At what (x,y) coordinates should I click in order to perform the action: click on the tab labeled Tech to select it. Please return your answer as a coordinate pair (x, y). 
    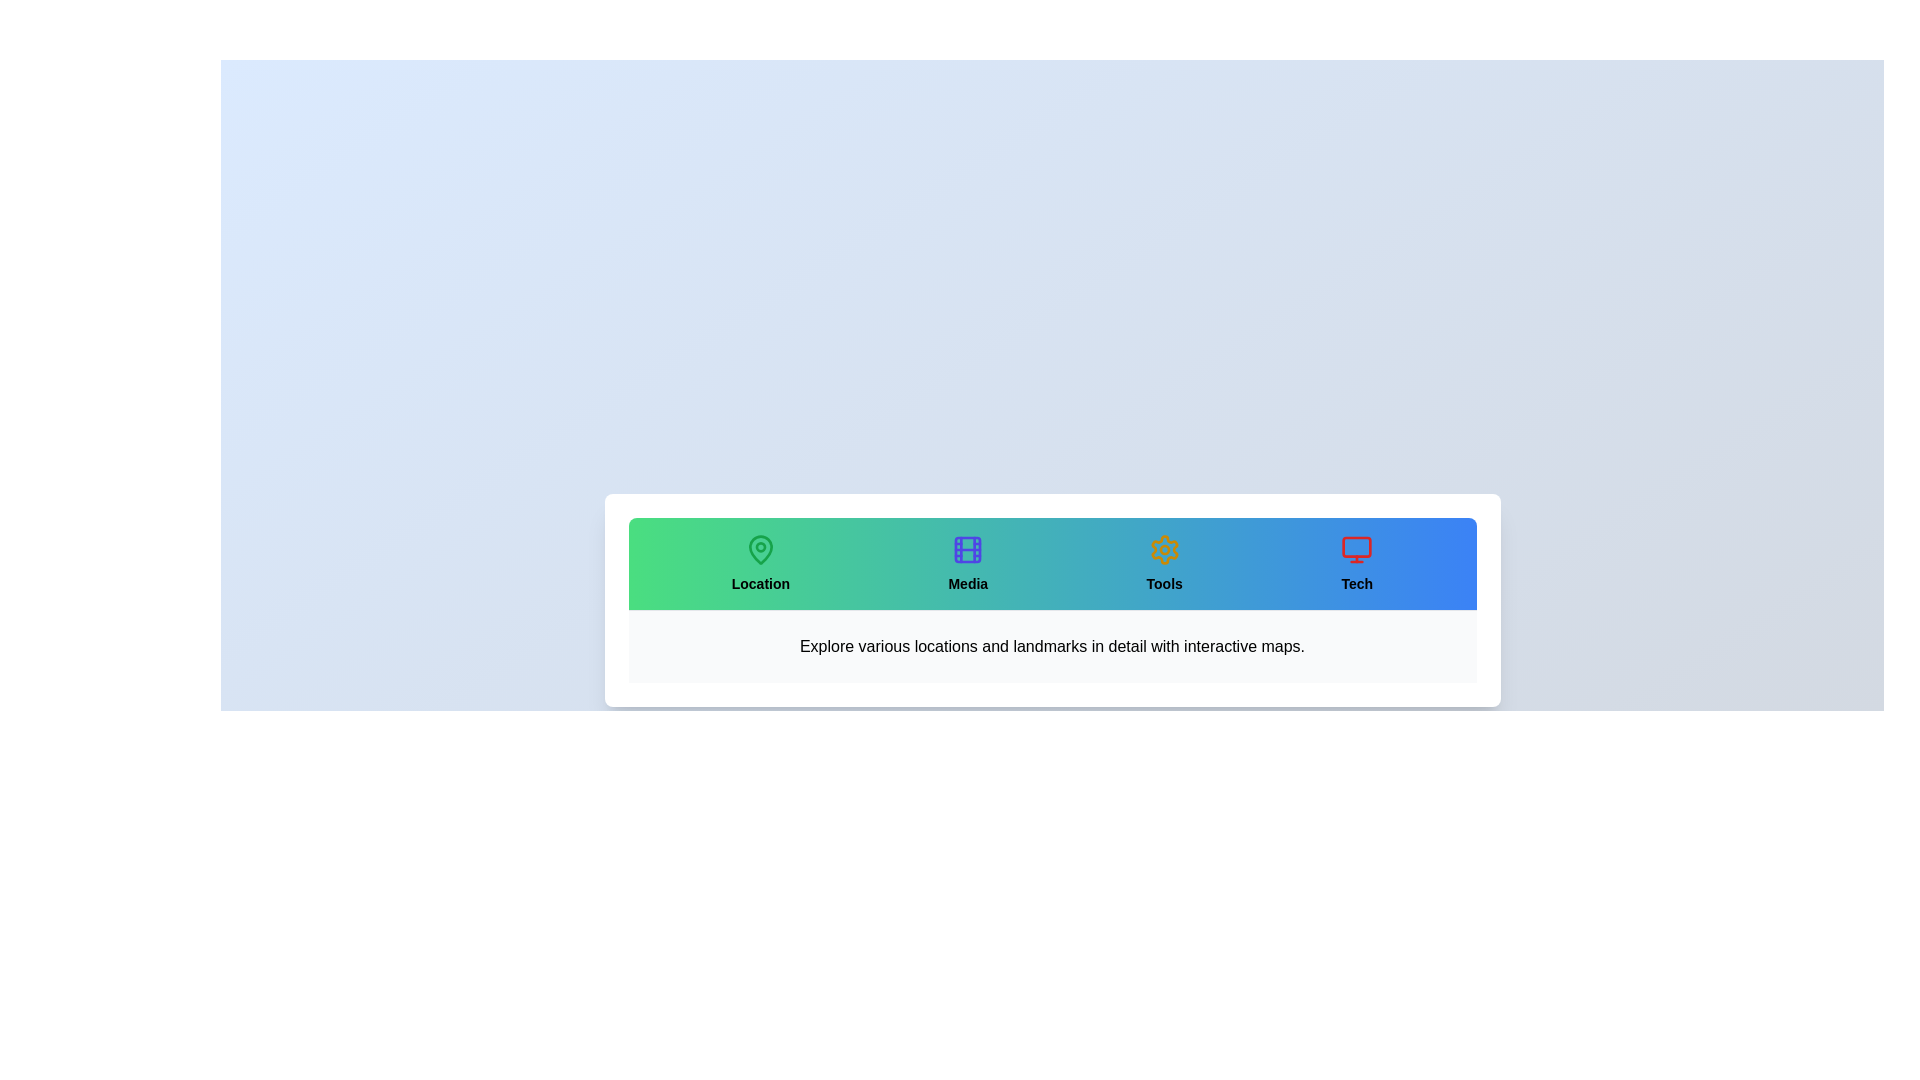
    Looking at the image, I should click on (1357, 563).